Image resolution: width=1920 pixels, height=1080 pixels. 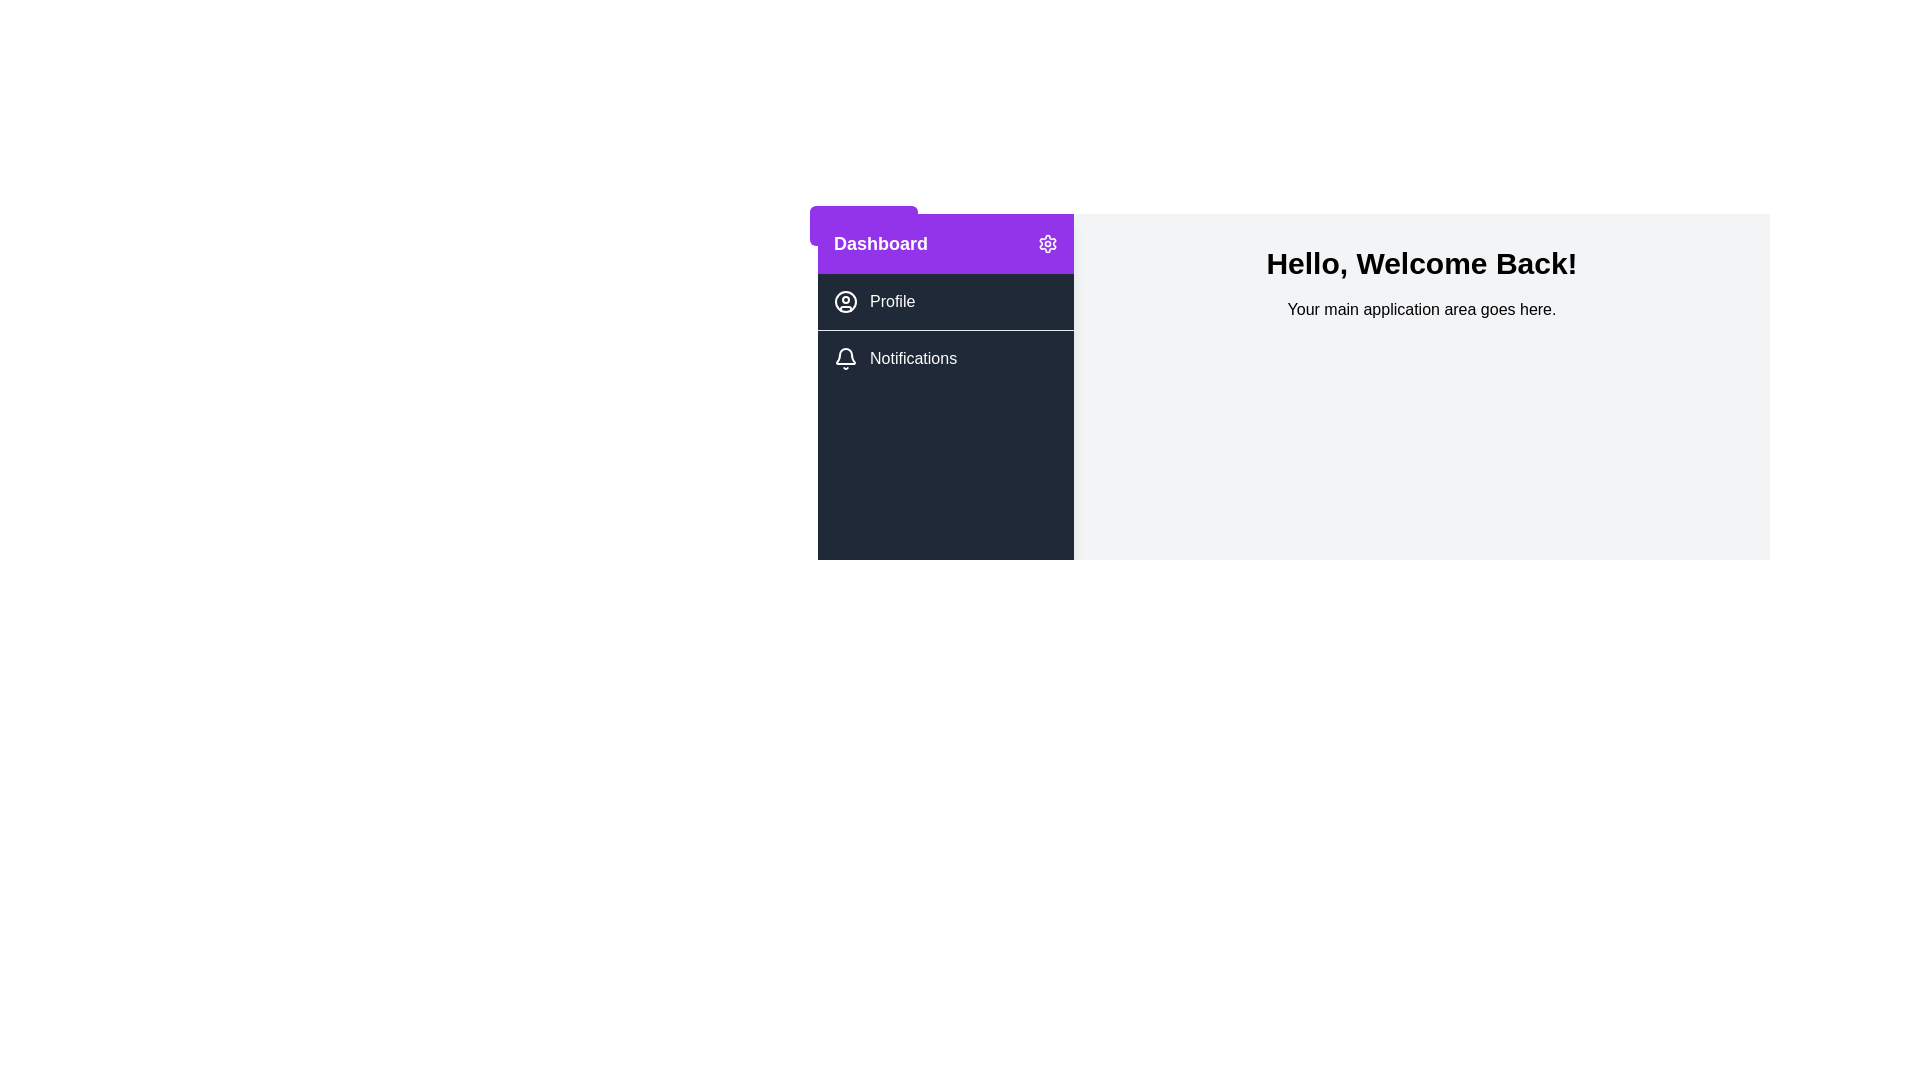 I want to click on the settings icon located in the top right corner of the purple navigation header adjacent to the 'Dashboard' label, so click(x=1046, y=242).